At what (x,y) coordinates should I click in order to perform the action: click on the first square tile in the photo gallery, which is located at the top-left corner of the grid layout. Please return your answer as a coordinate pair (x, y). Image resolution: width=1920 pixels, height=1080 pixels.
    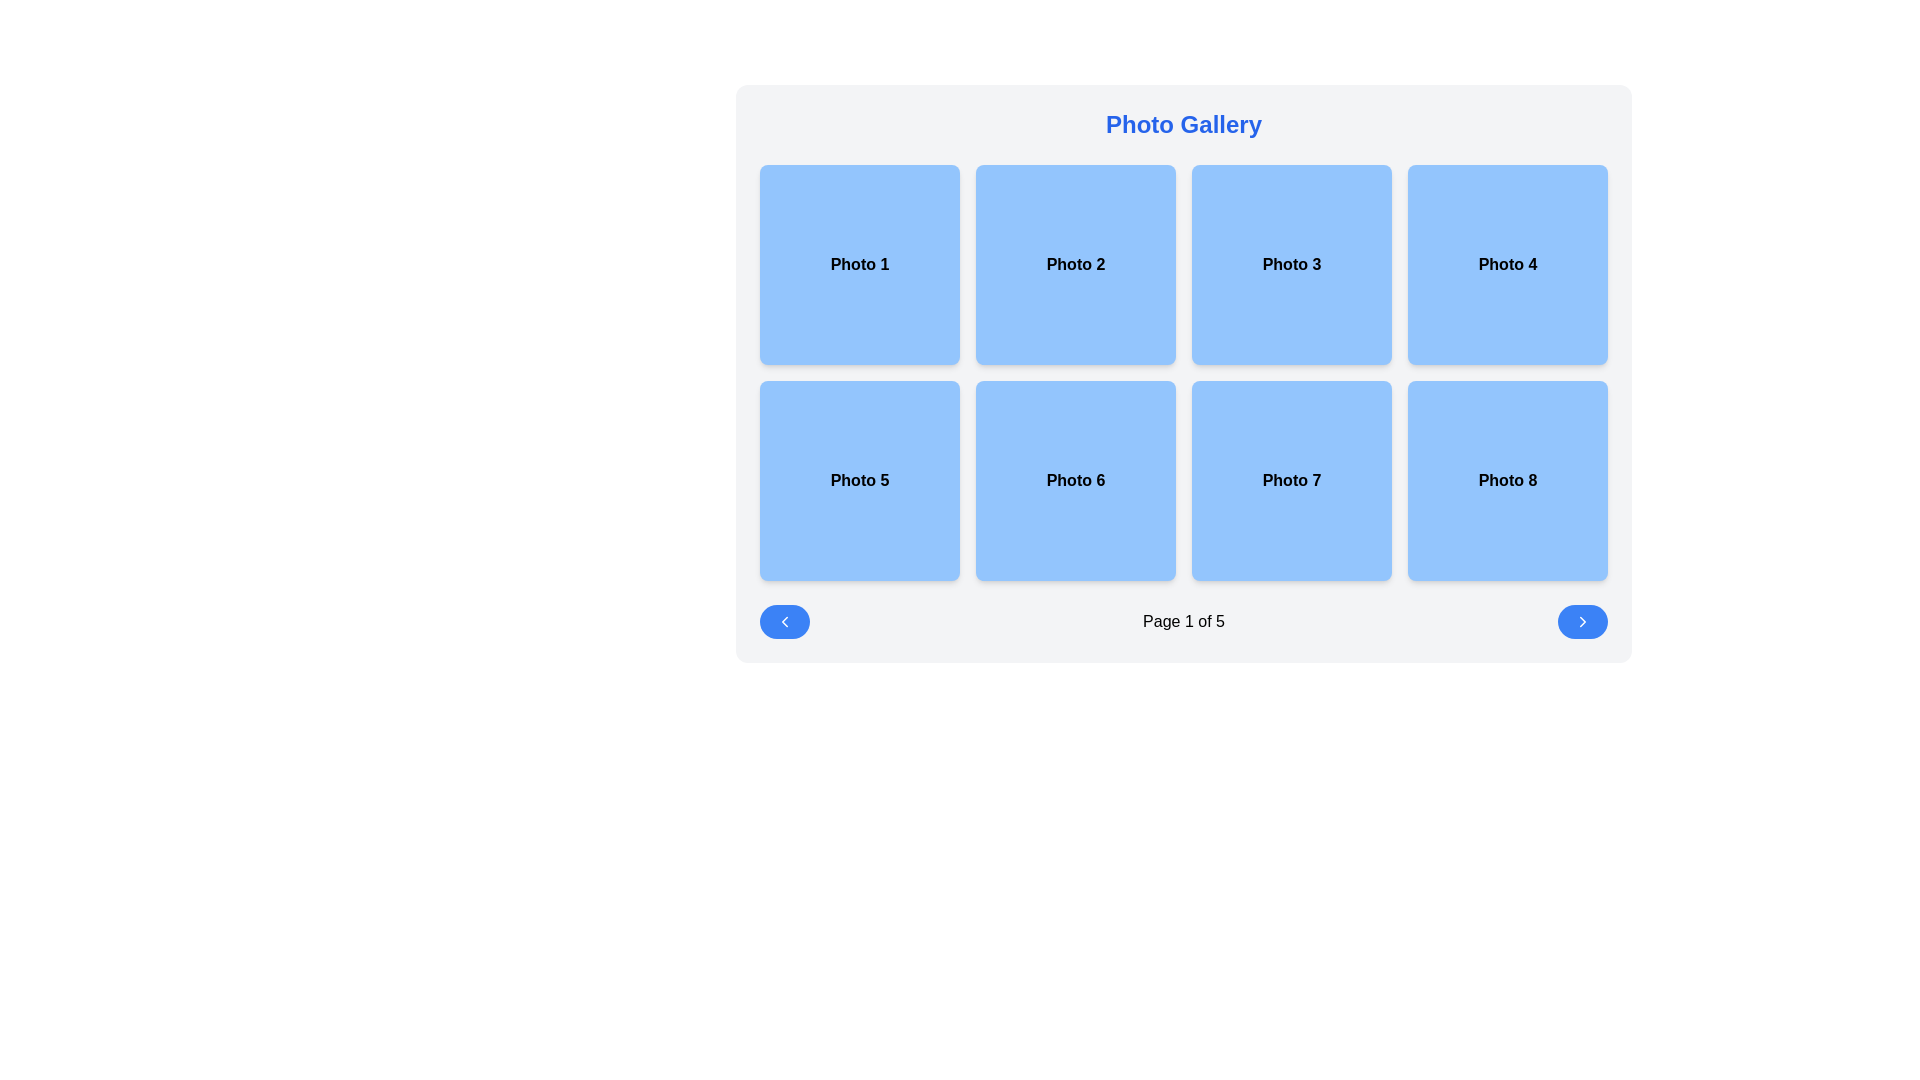
    Looking at the image, I should click on (859, 264).